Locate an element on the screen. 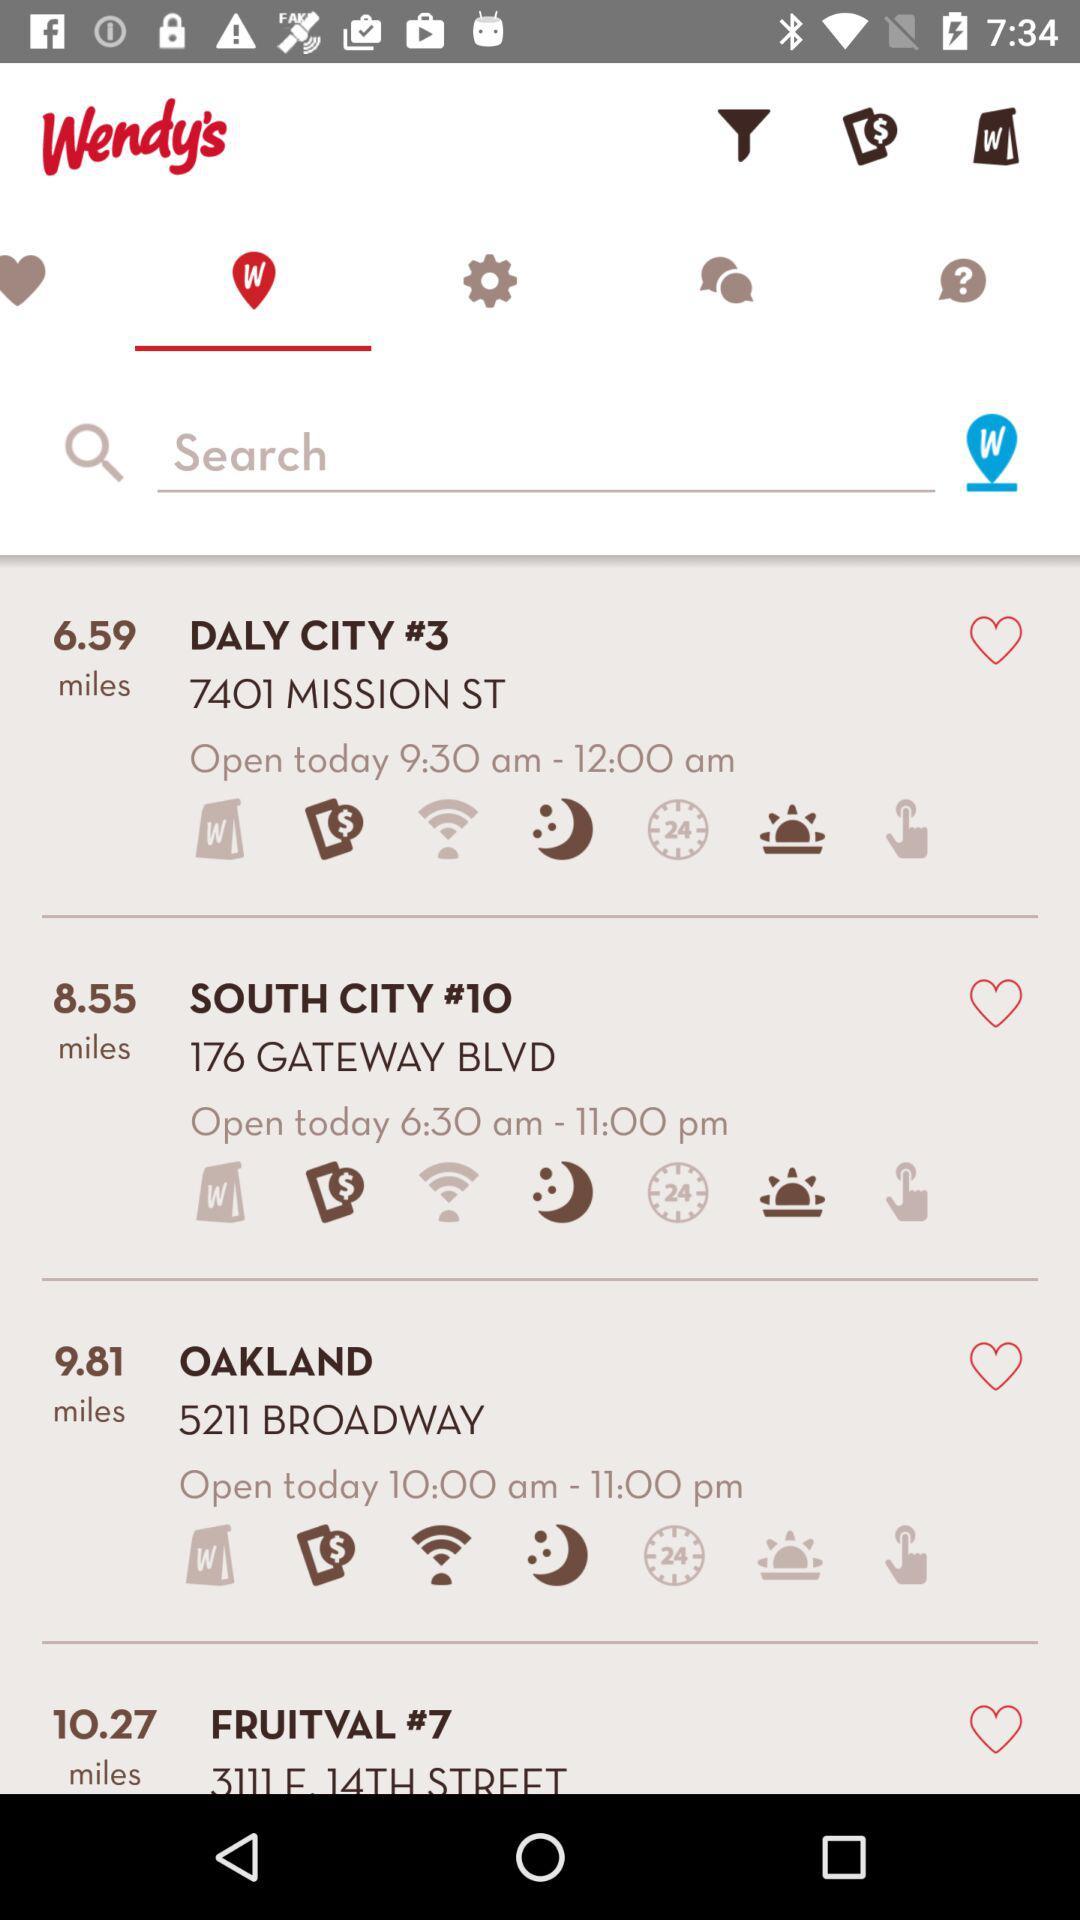 This screenshot has height=1920, width=1080. choose to love this is located at coordinates (995, 1363).